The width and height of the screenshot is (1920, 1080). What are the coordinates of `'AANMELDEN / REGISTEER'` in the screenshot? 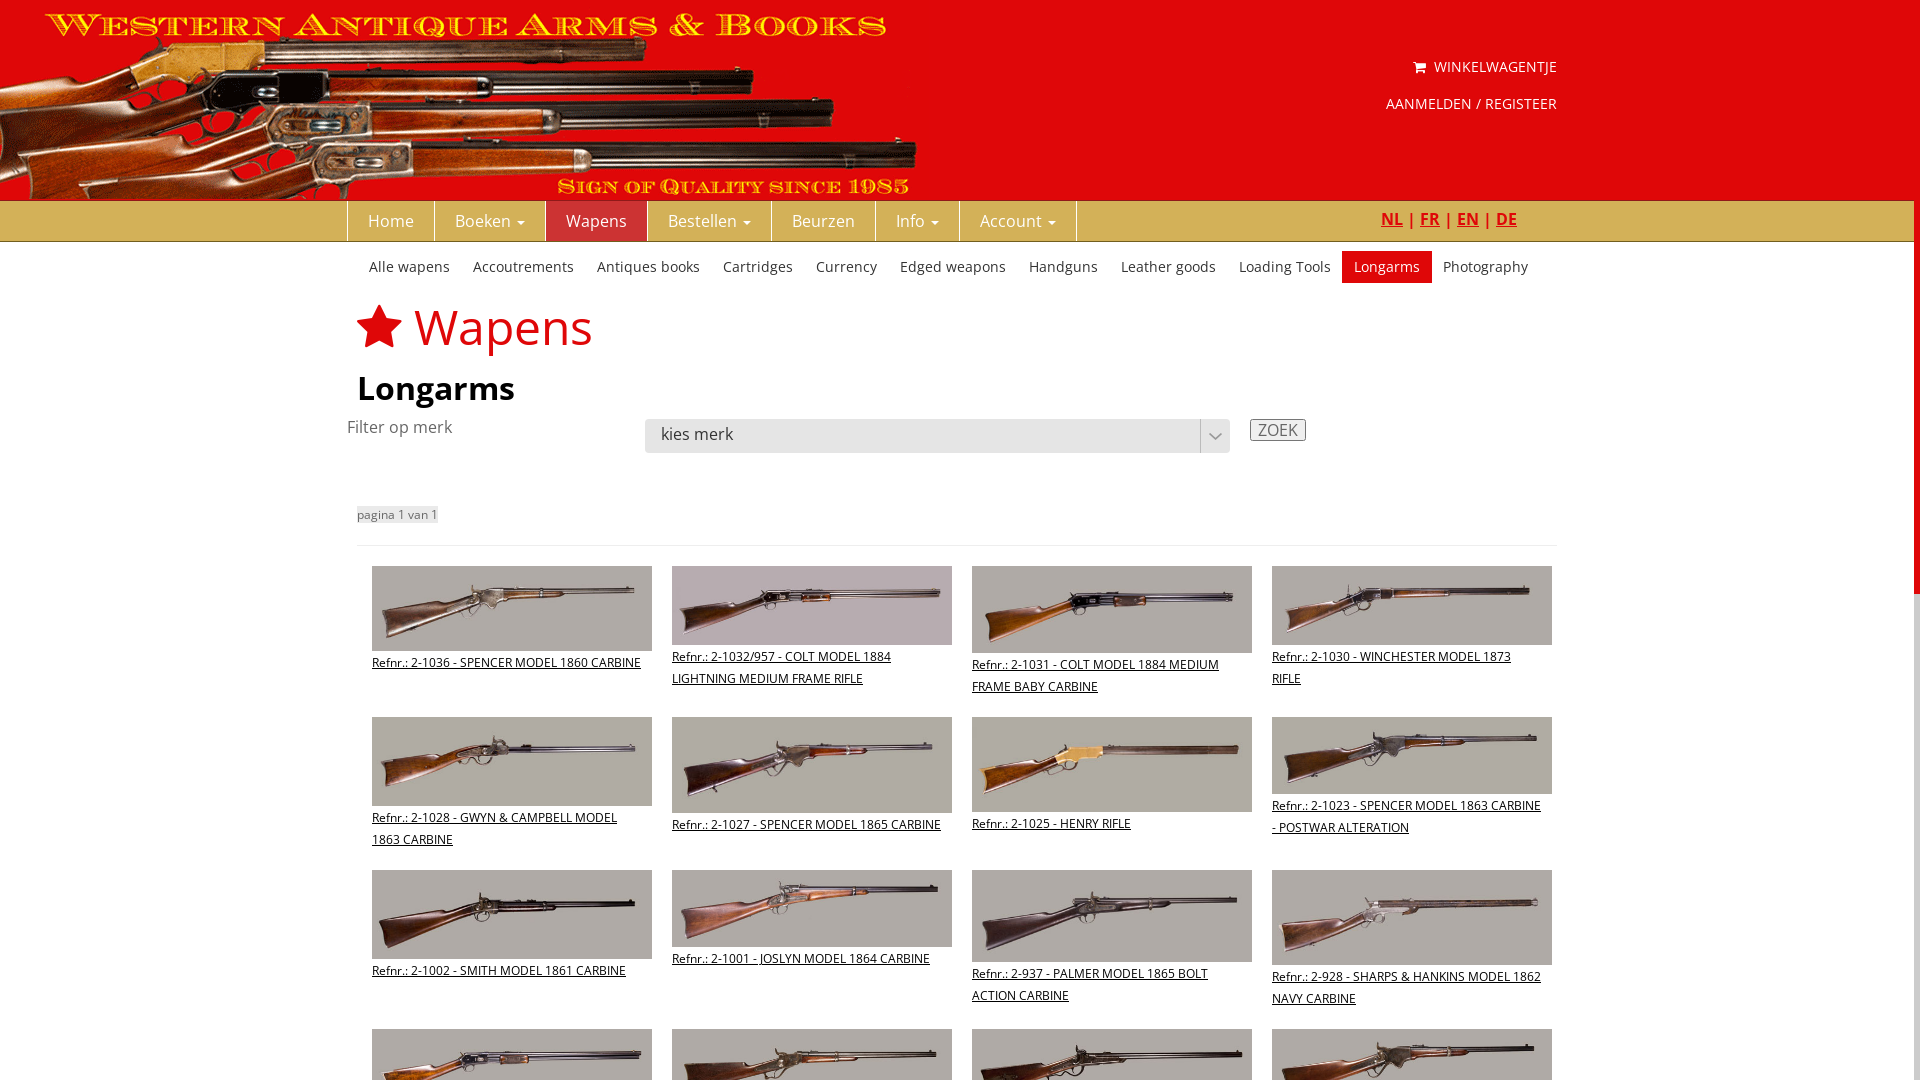 It's located at (1471, 104).